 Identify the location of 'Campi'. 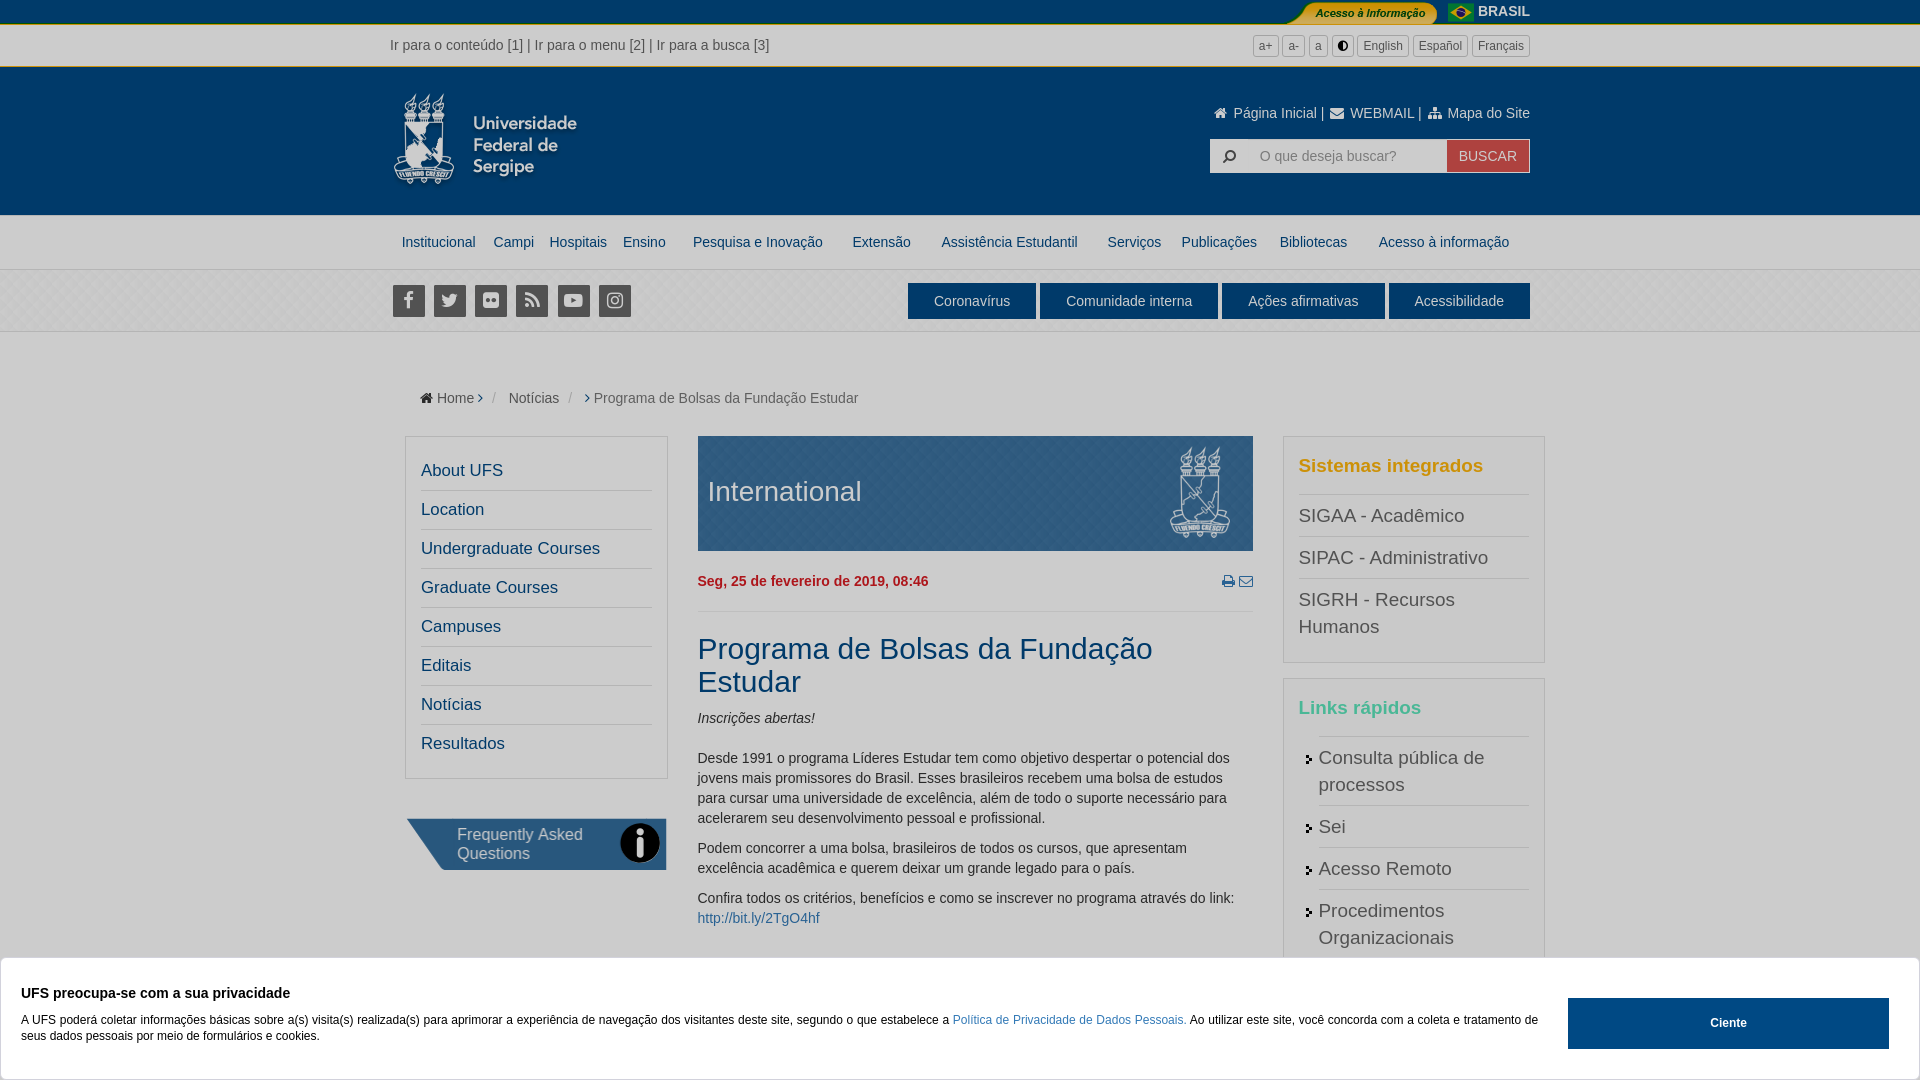
(513, 241).